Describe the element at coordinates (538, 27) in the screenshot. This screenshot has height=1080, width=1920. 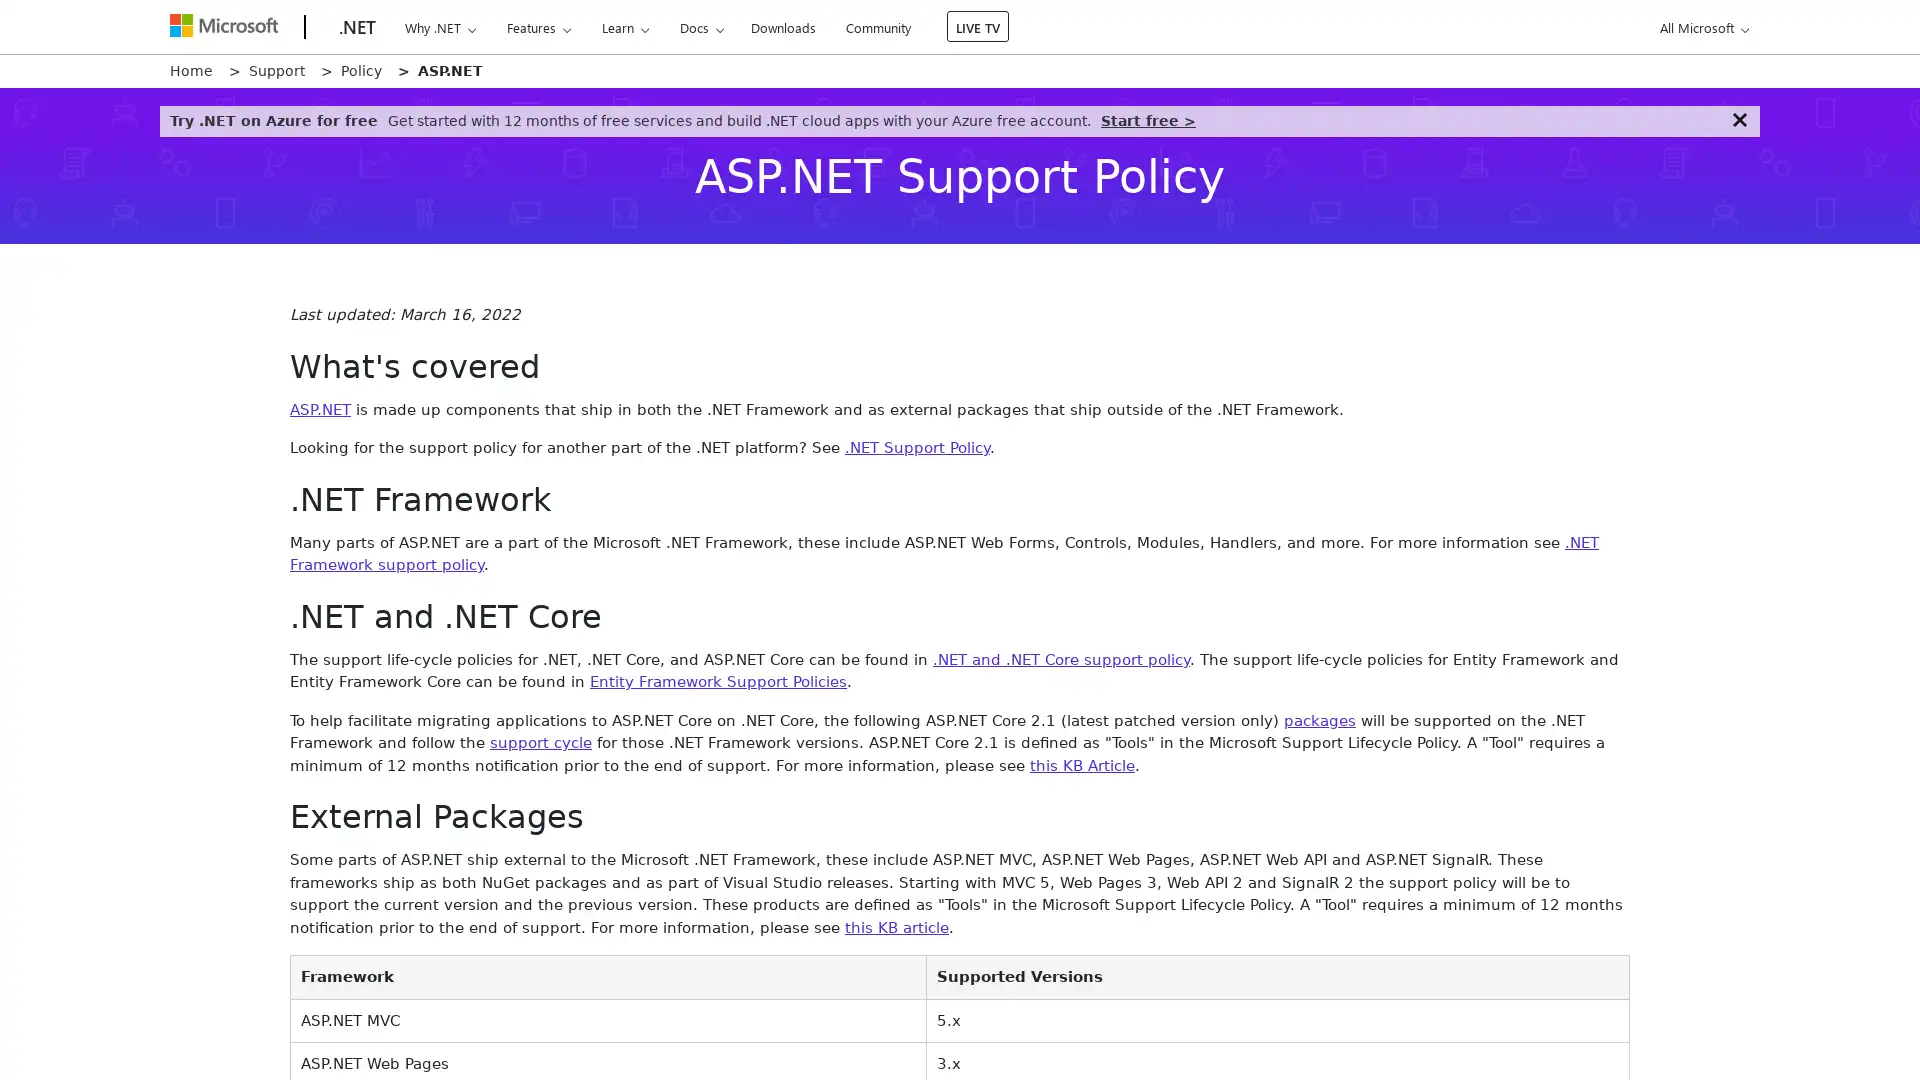
I see `Features` at that location.